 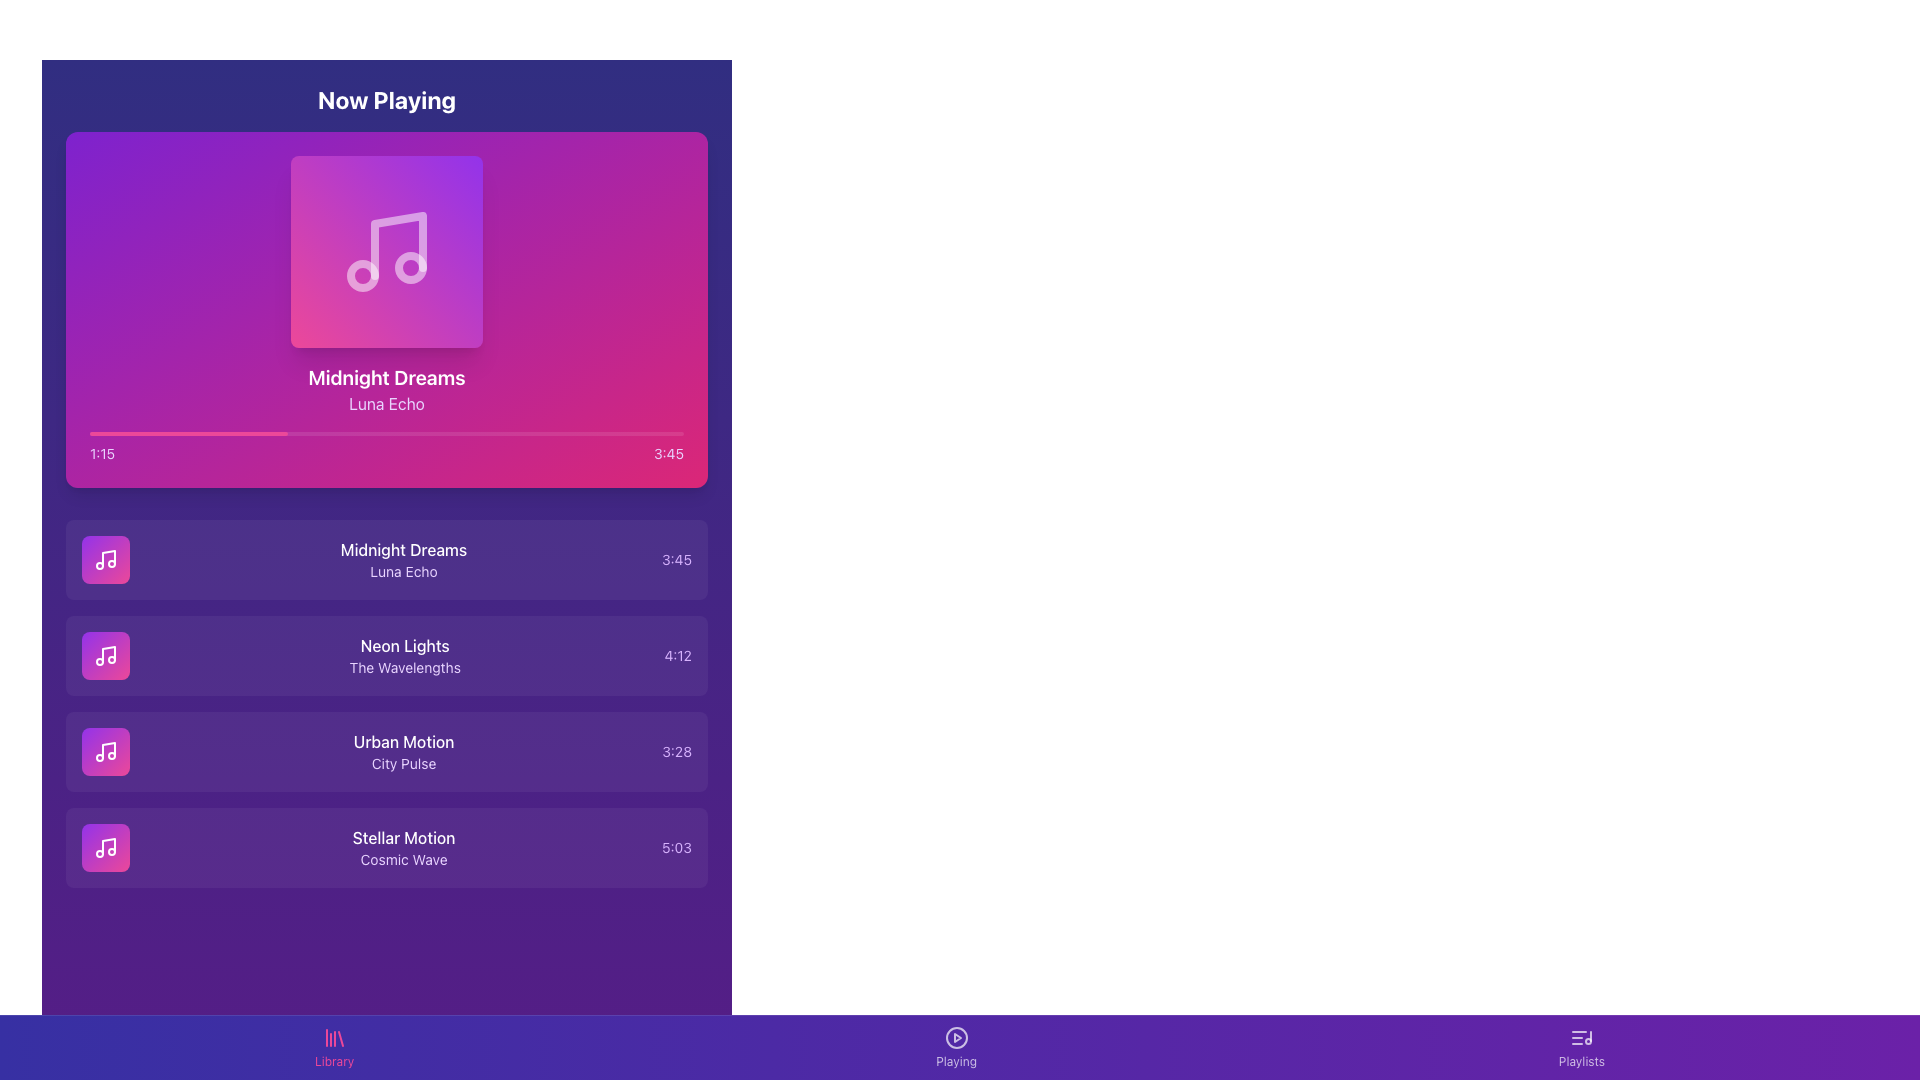 I want to click on text label 'Playlists' located in the bottom-right corner of the interface beneath the music playlist icon, so click(x=1580, y=1060).